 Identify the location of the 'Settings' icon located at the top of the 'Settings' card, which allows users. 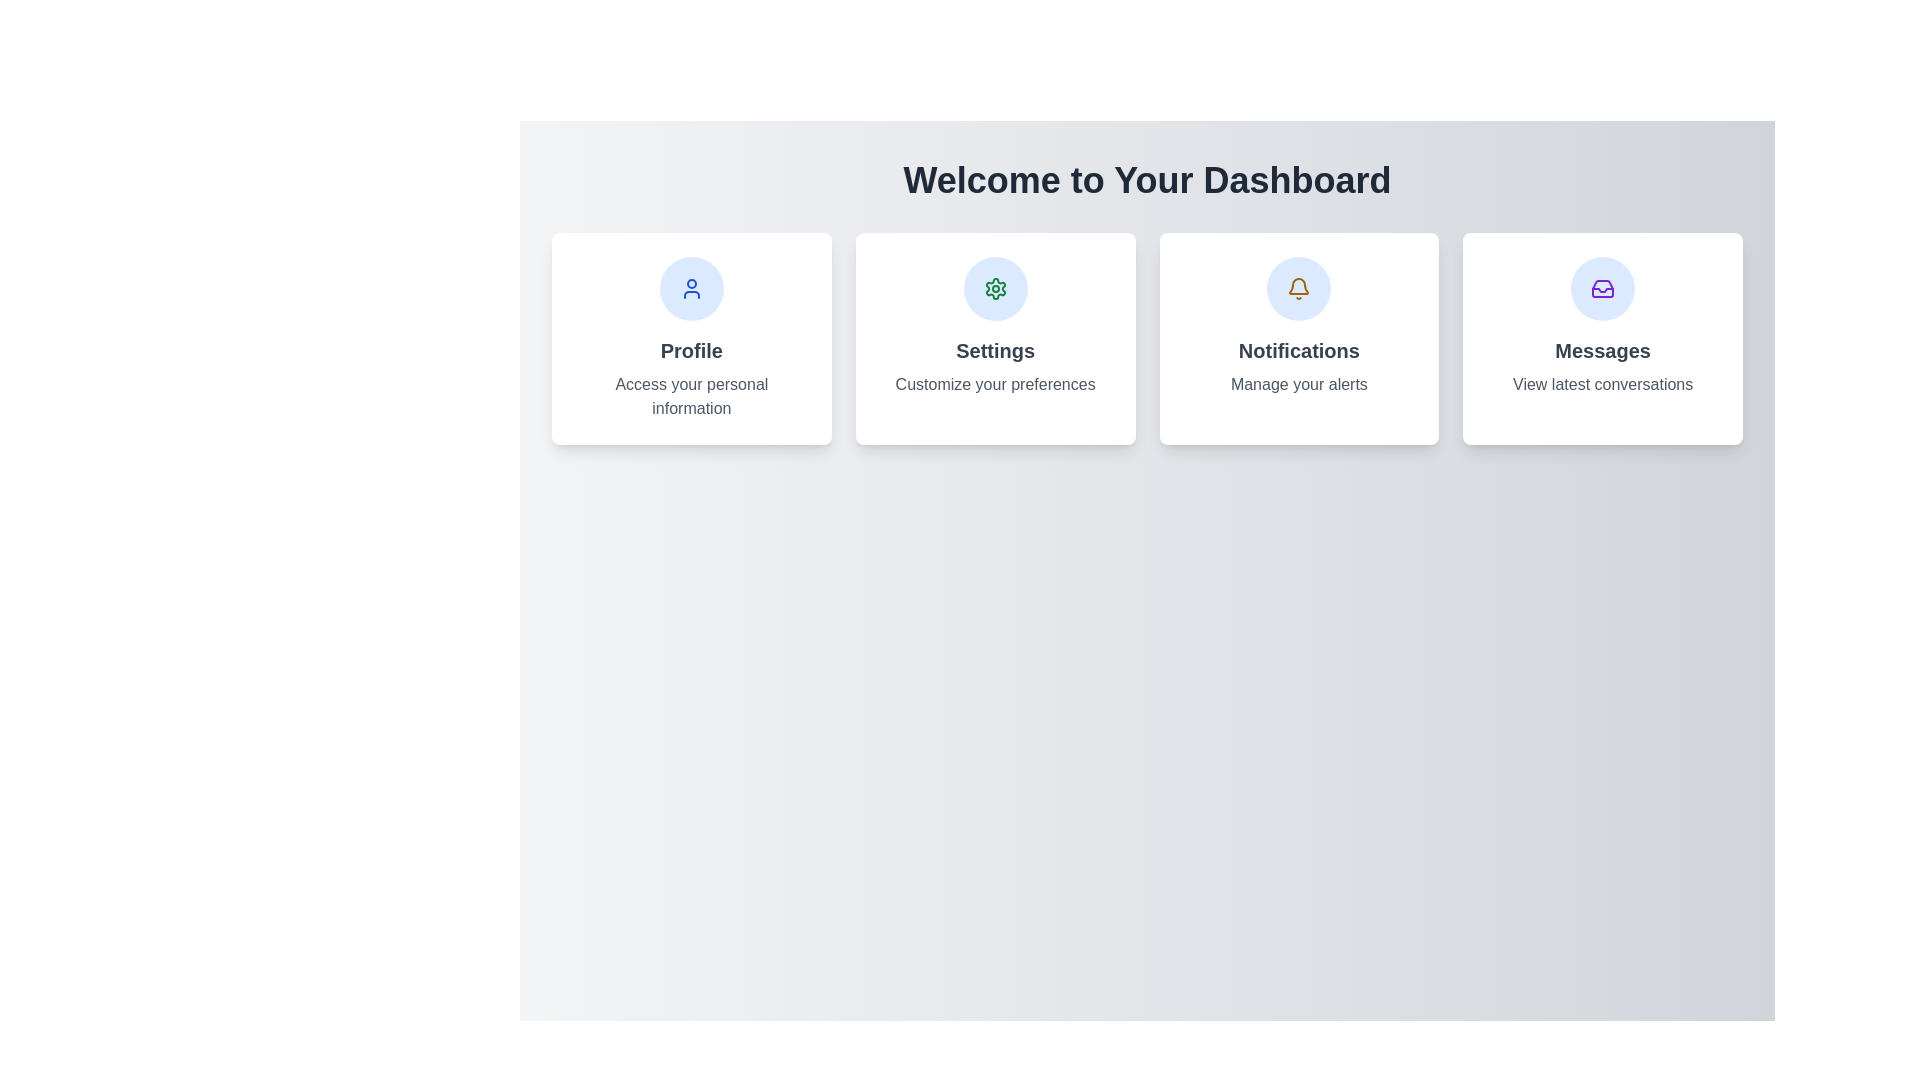
(995, 289).